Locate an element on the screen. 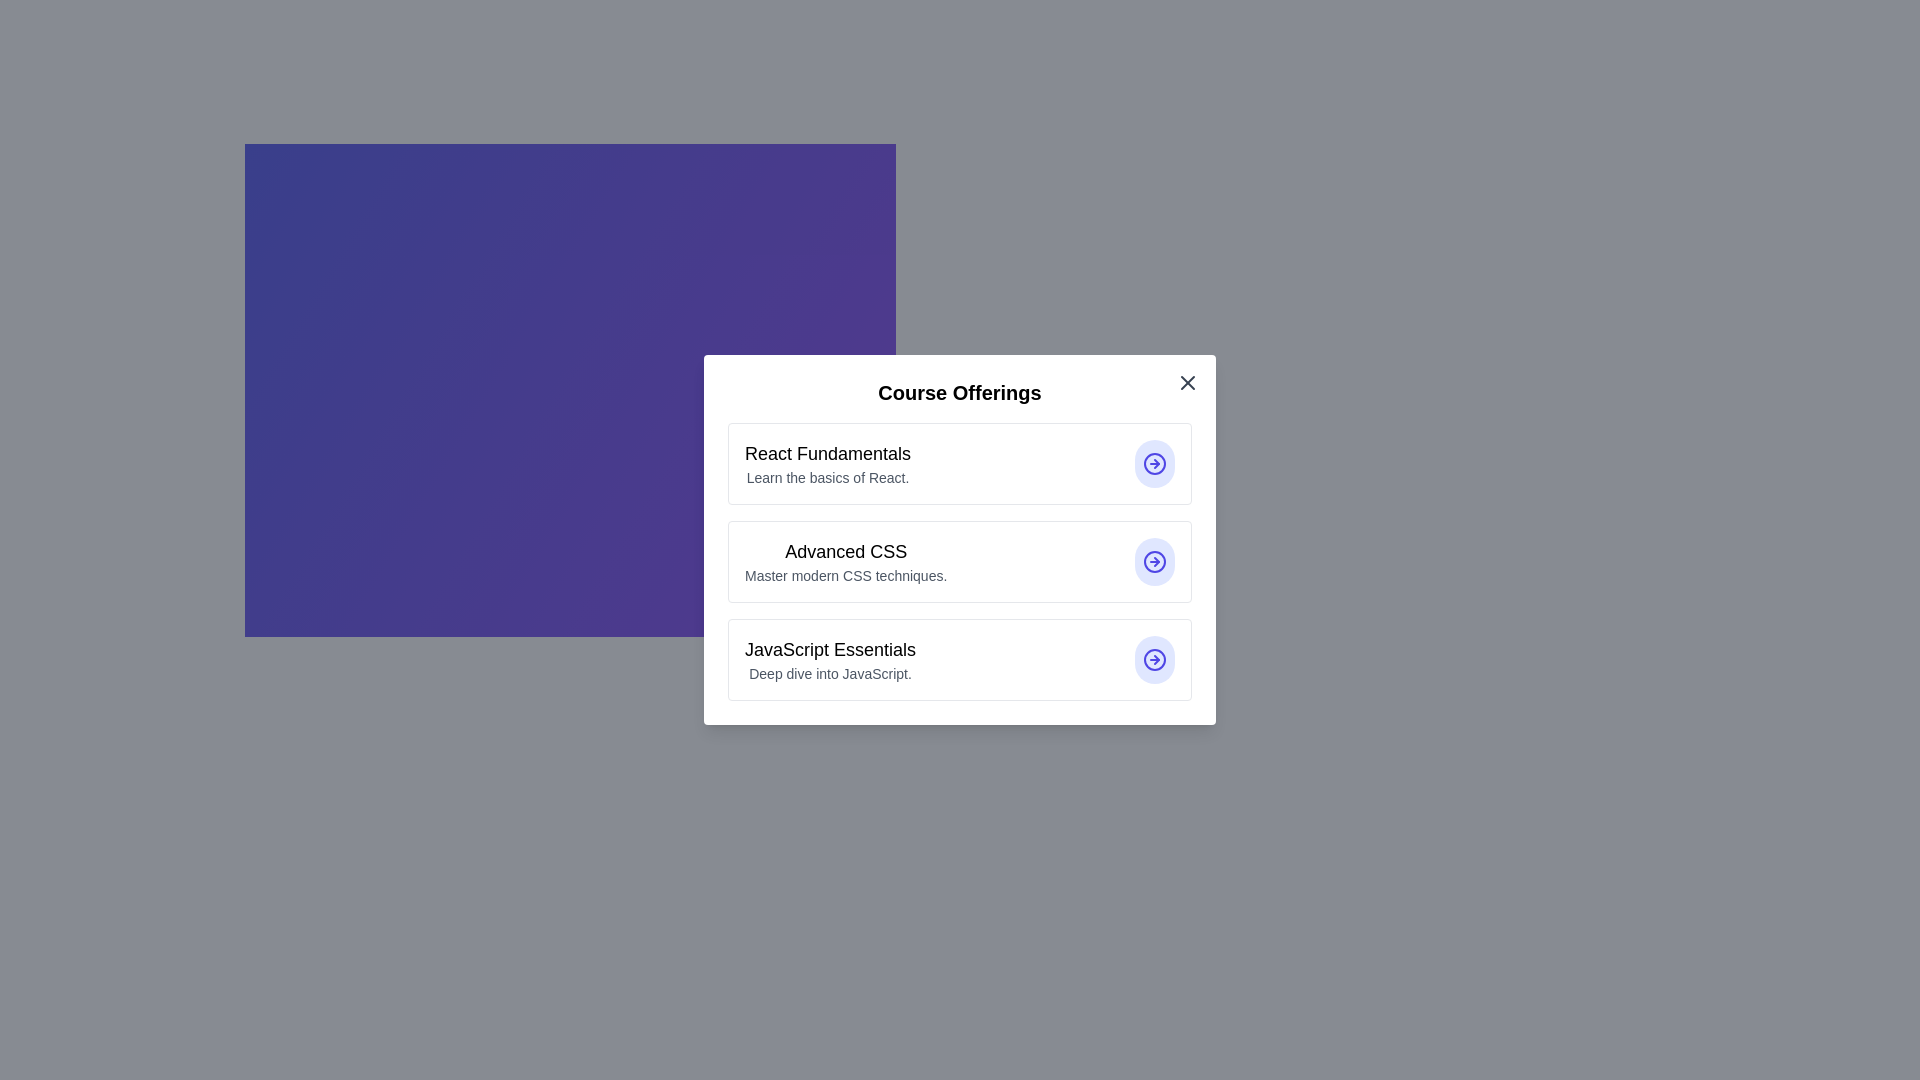 Image resolution: width=1920 pixels, height=1080 pixels. the icon button located to the right of the 'Advanced CSS' text description in the 'Course Offerings' modal is located at coordinates (1155, 562).